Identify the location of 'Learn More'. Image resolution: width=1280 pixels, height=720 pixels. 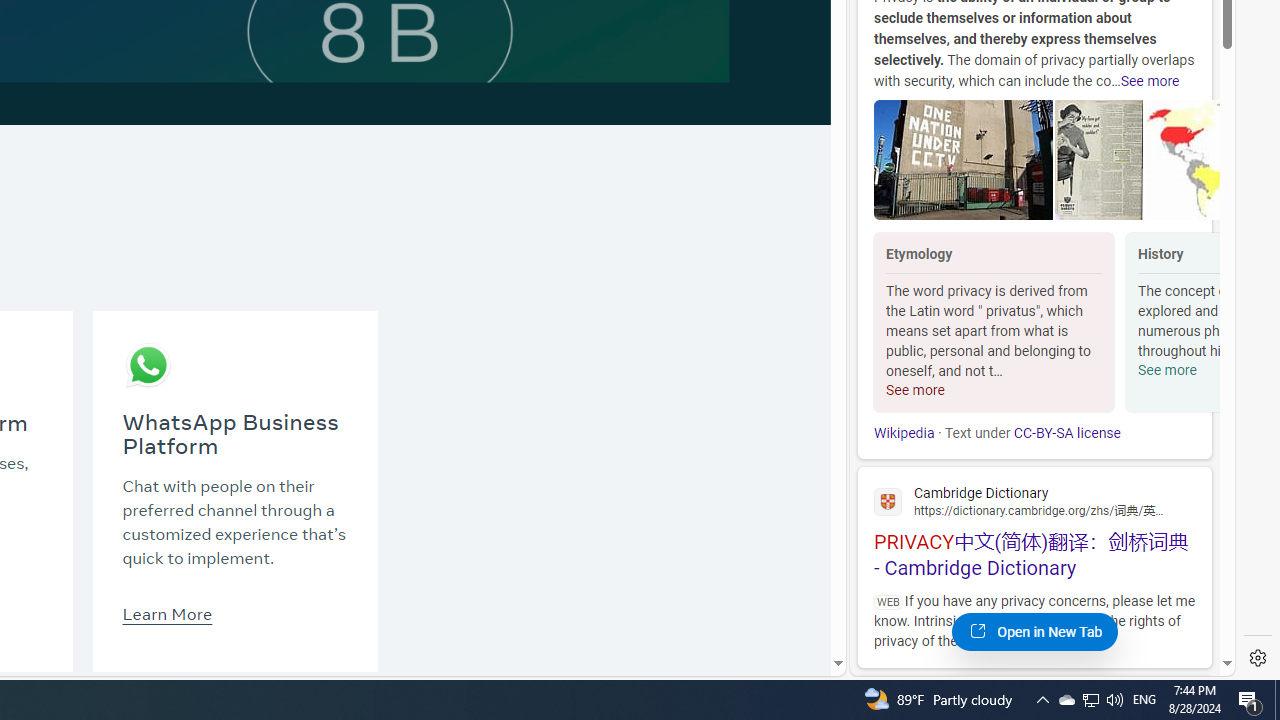
(167, 612).